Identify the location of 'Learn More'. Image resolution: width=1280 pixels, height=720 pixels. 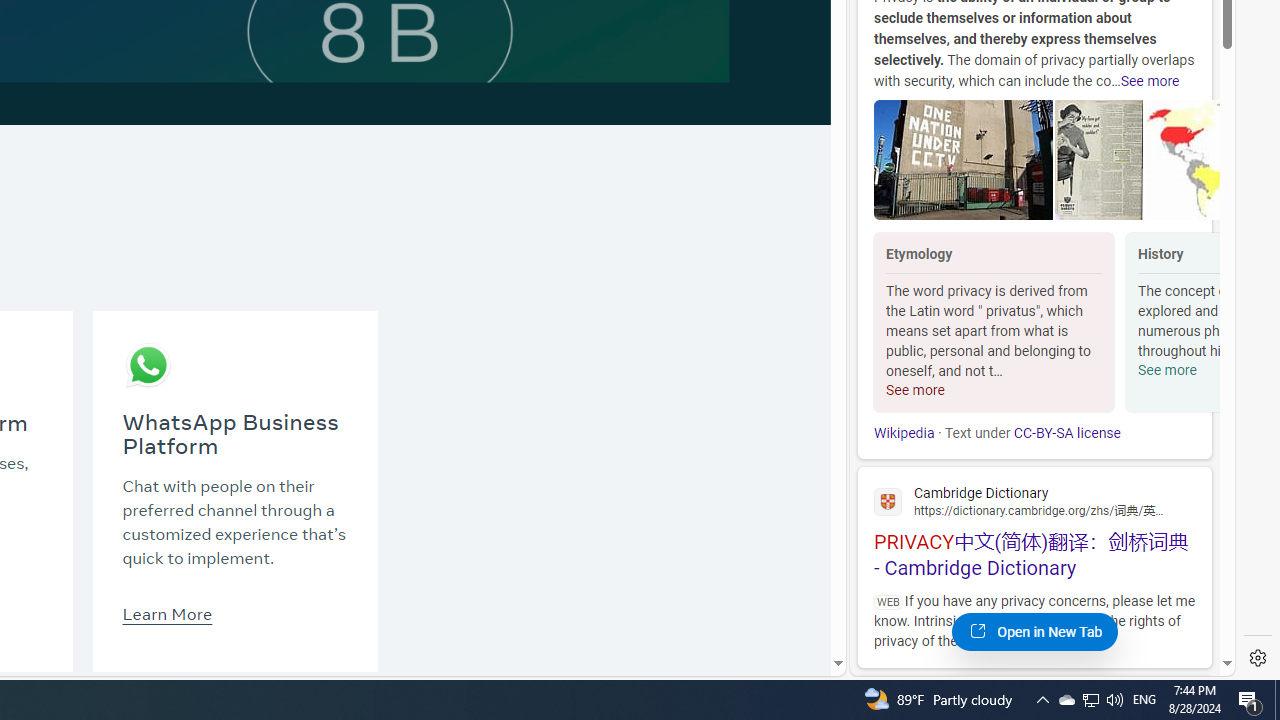
(167, 612).